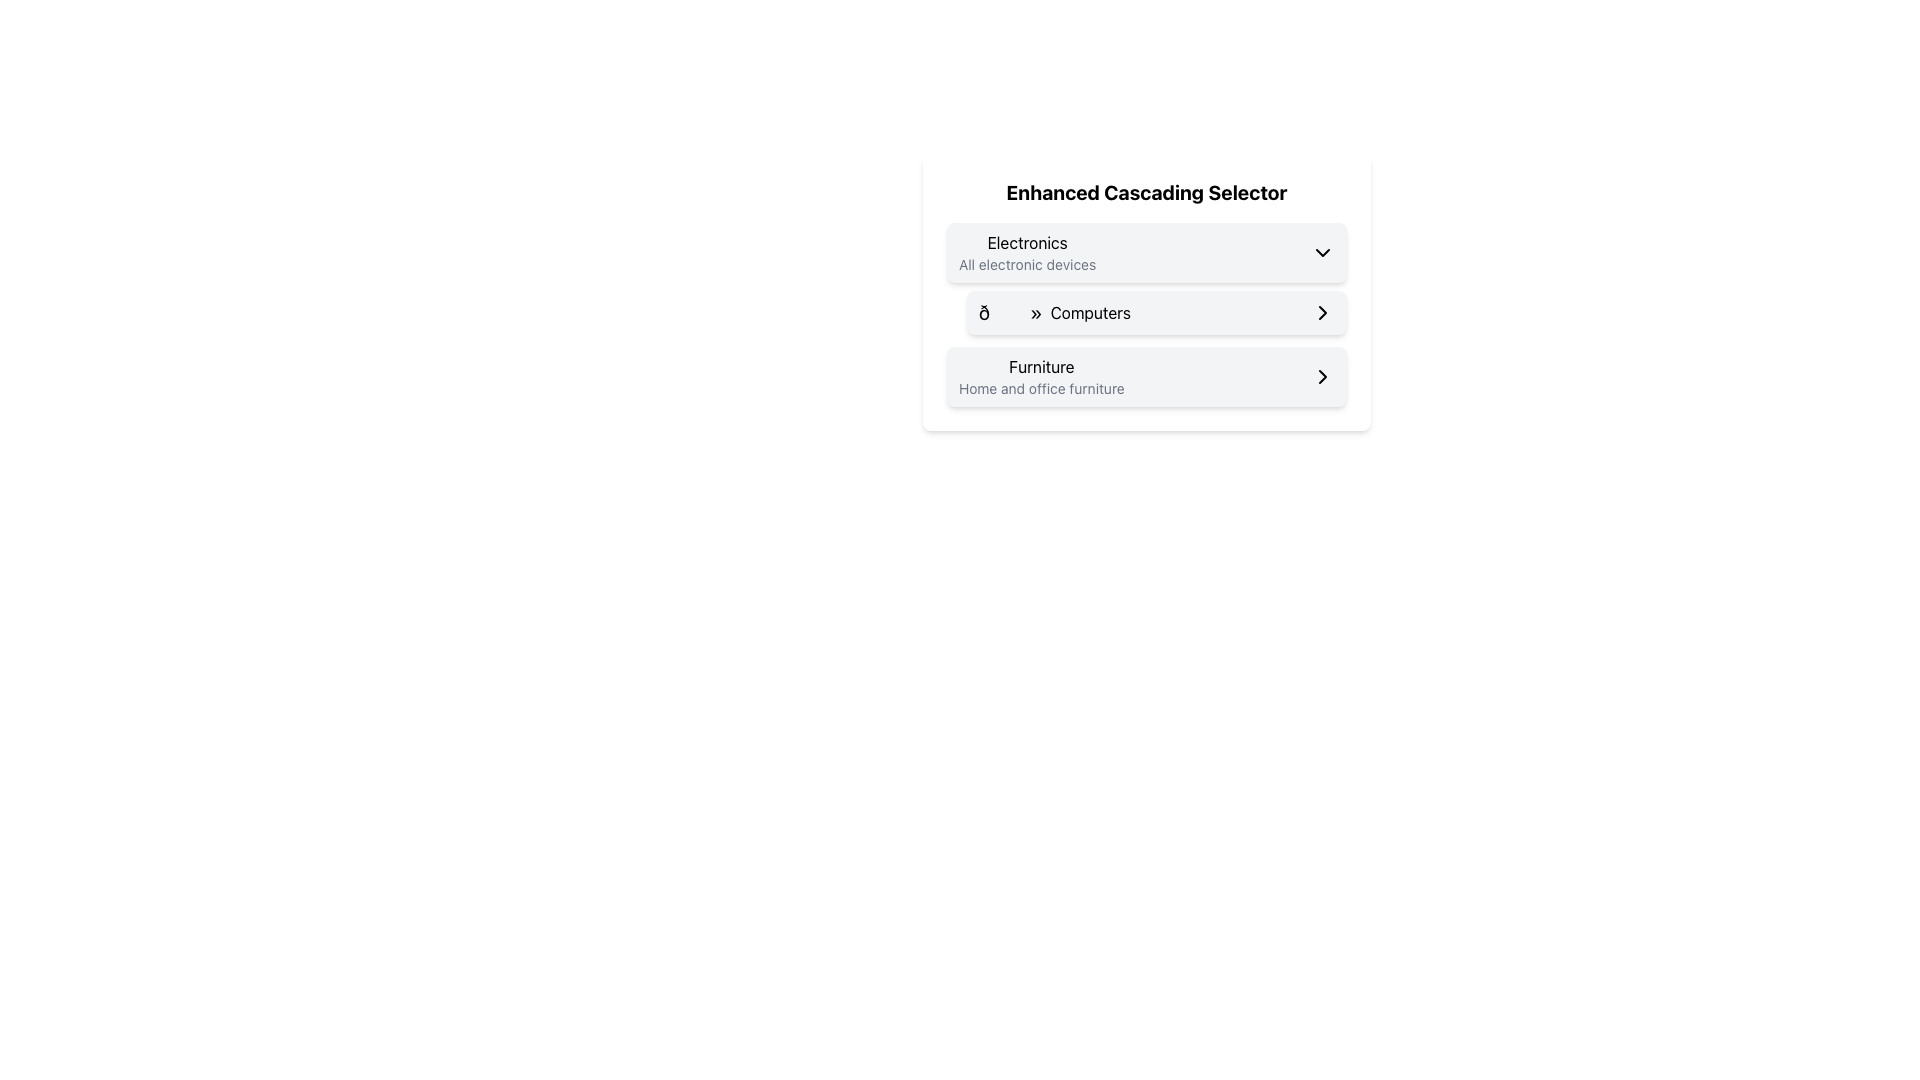  Describe the element at coordinates (1147, 315) in the screenshot. I see `the second item in the vertical list of the 'Enhanced Cascading Selector'` at that location.